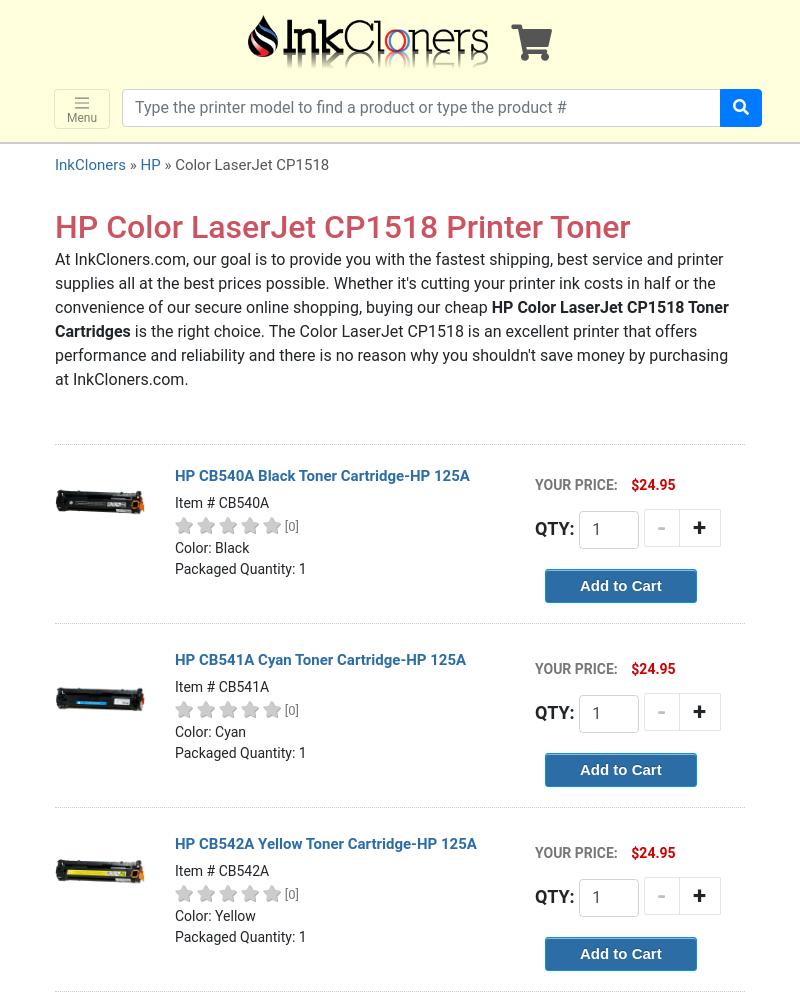 The image size is (800, 1000). I want to click on 'Color: Yellow', so click(174, 915).